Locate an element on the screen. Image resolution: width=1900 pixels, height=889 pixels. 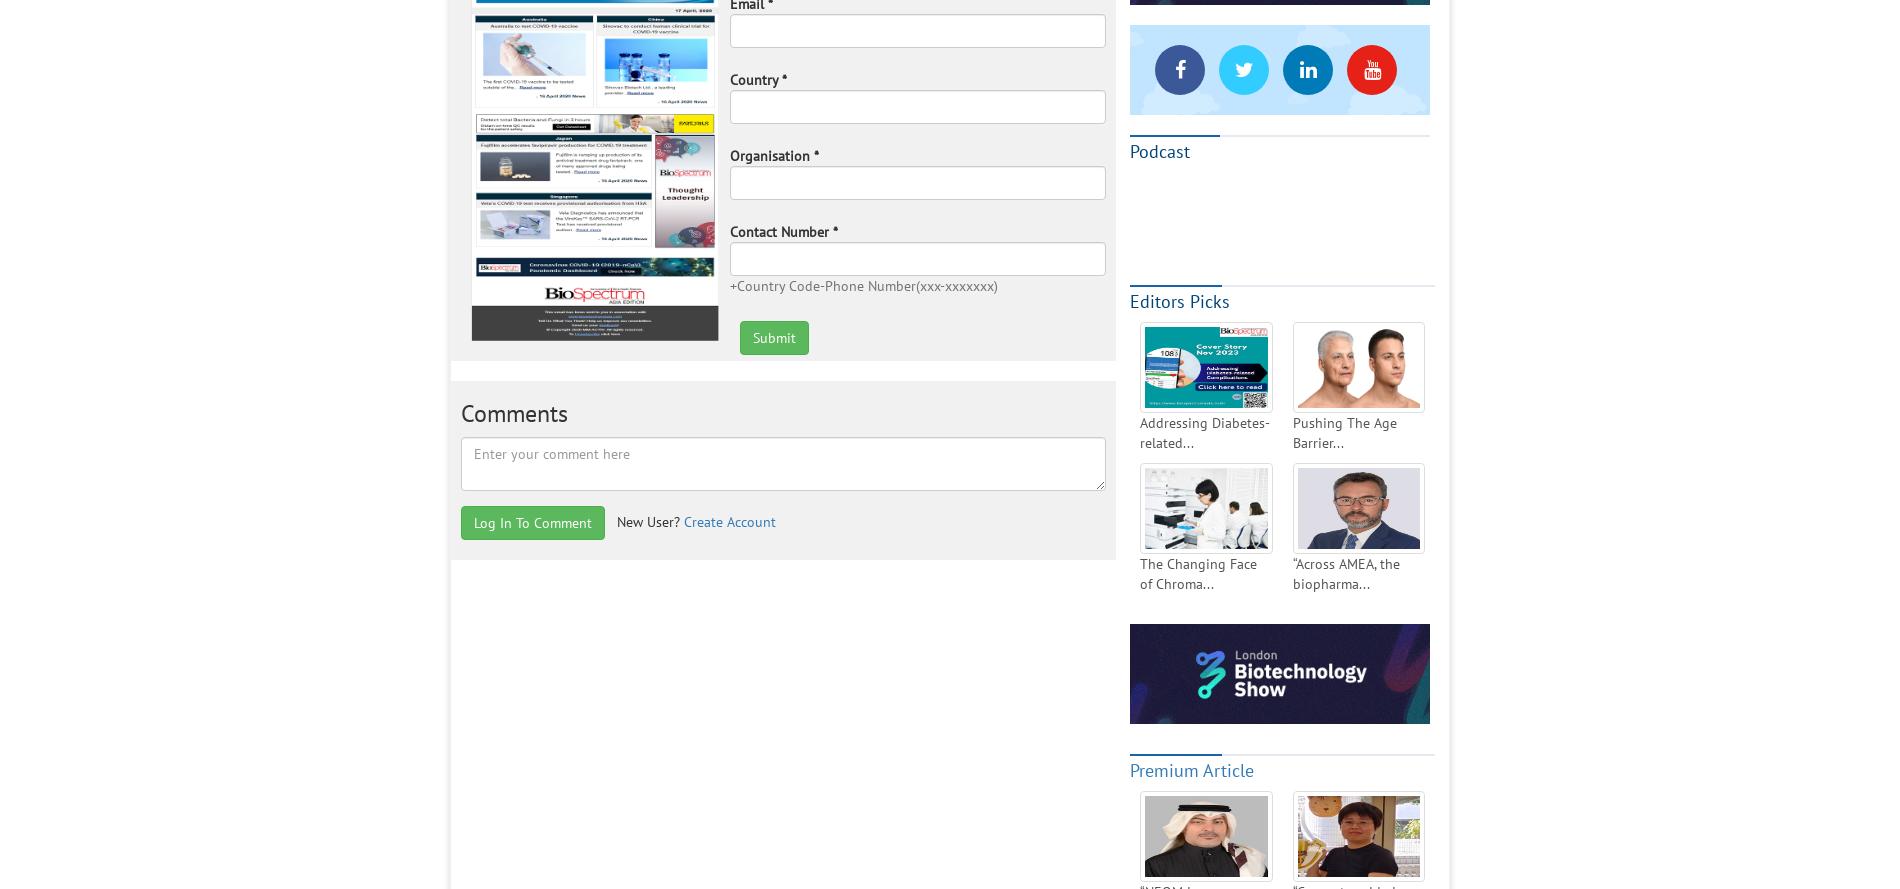
'Premium Article' is located at coordinates (1129, 769).